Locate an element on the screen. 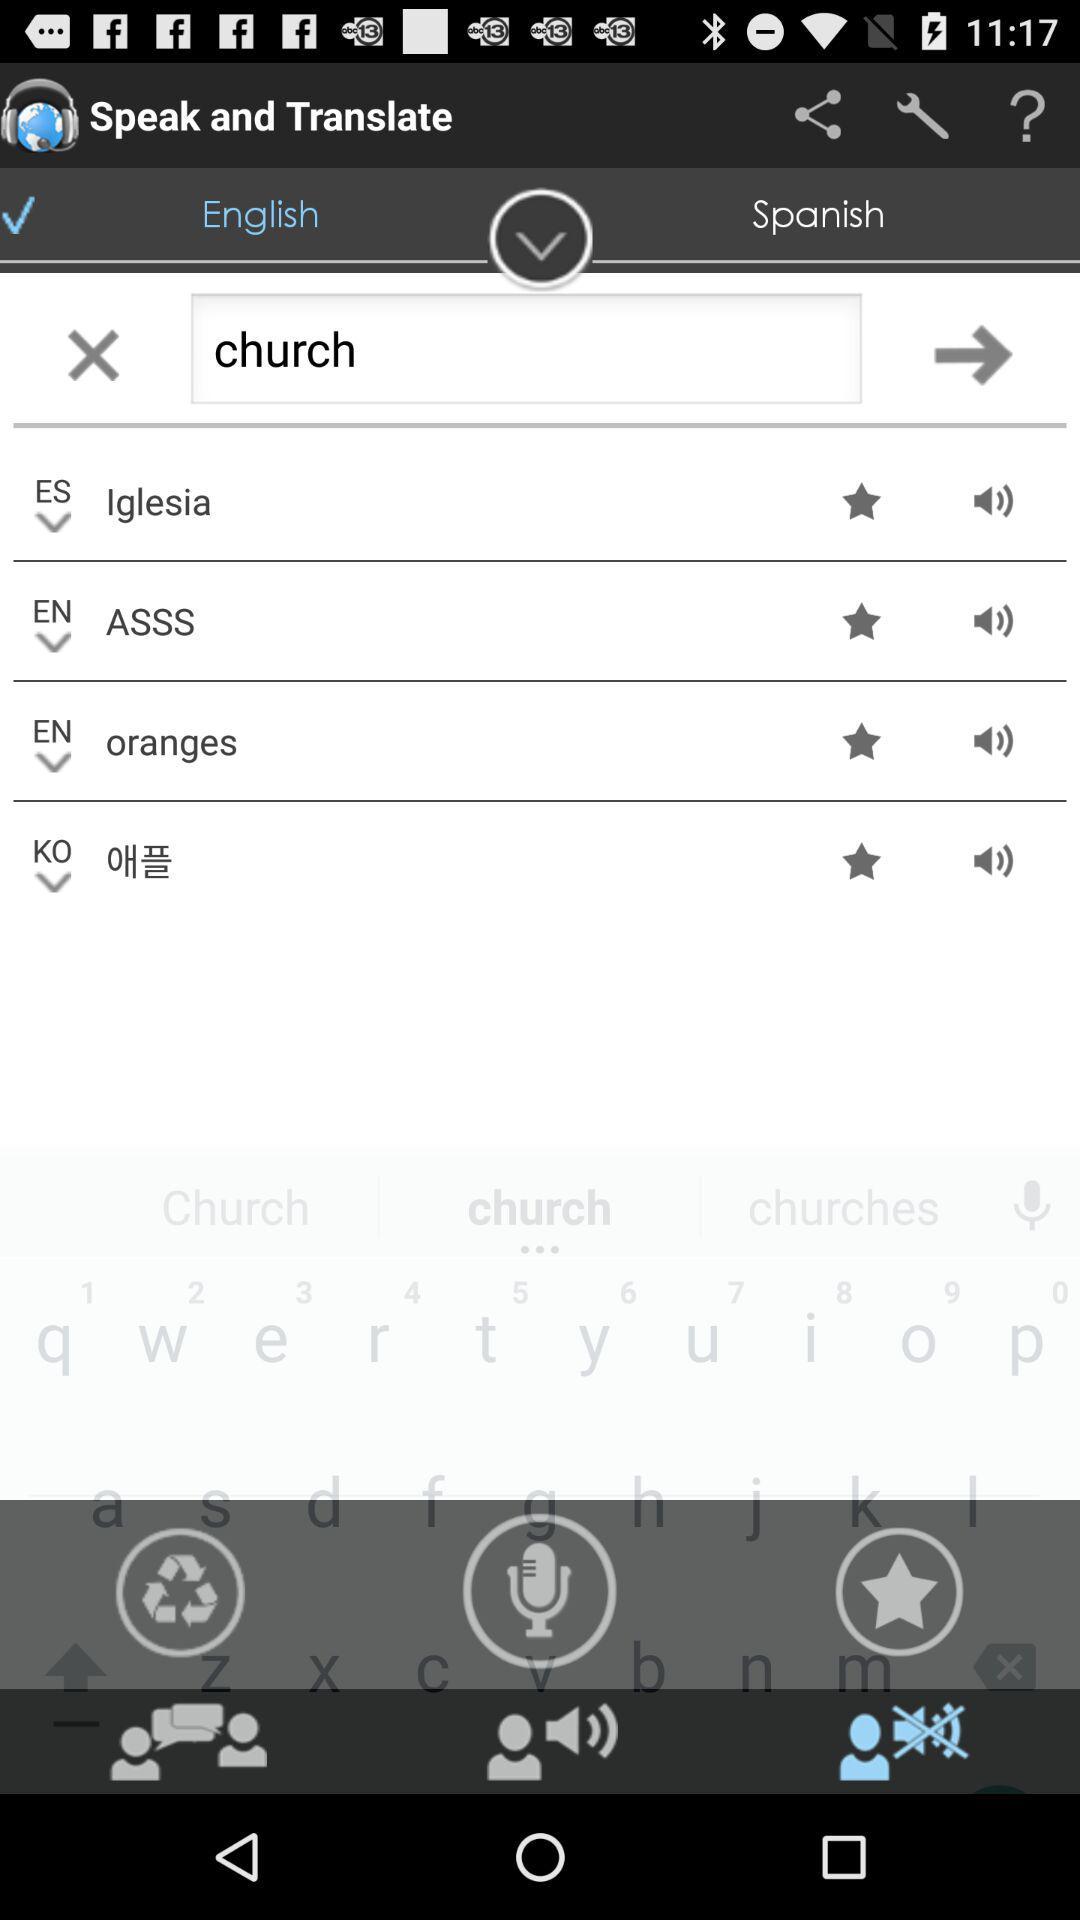 The height and width of the screenshot is (1920, 1080). en dropdown which is before asss on the page is located at coordinates (52, 619).